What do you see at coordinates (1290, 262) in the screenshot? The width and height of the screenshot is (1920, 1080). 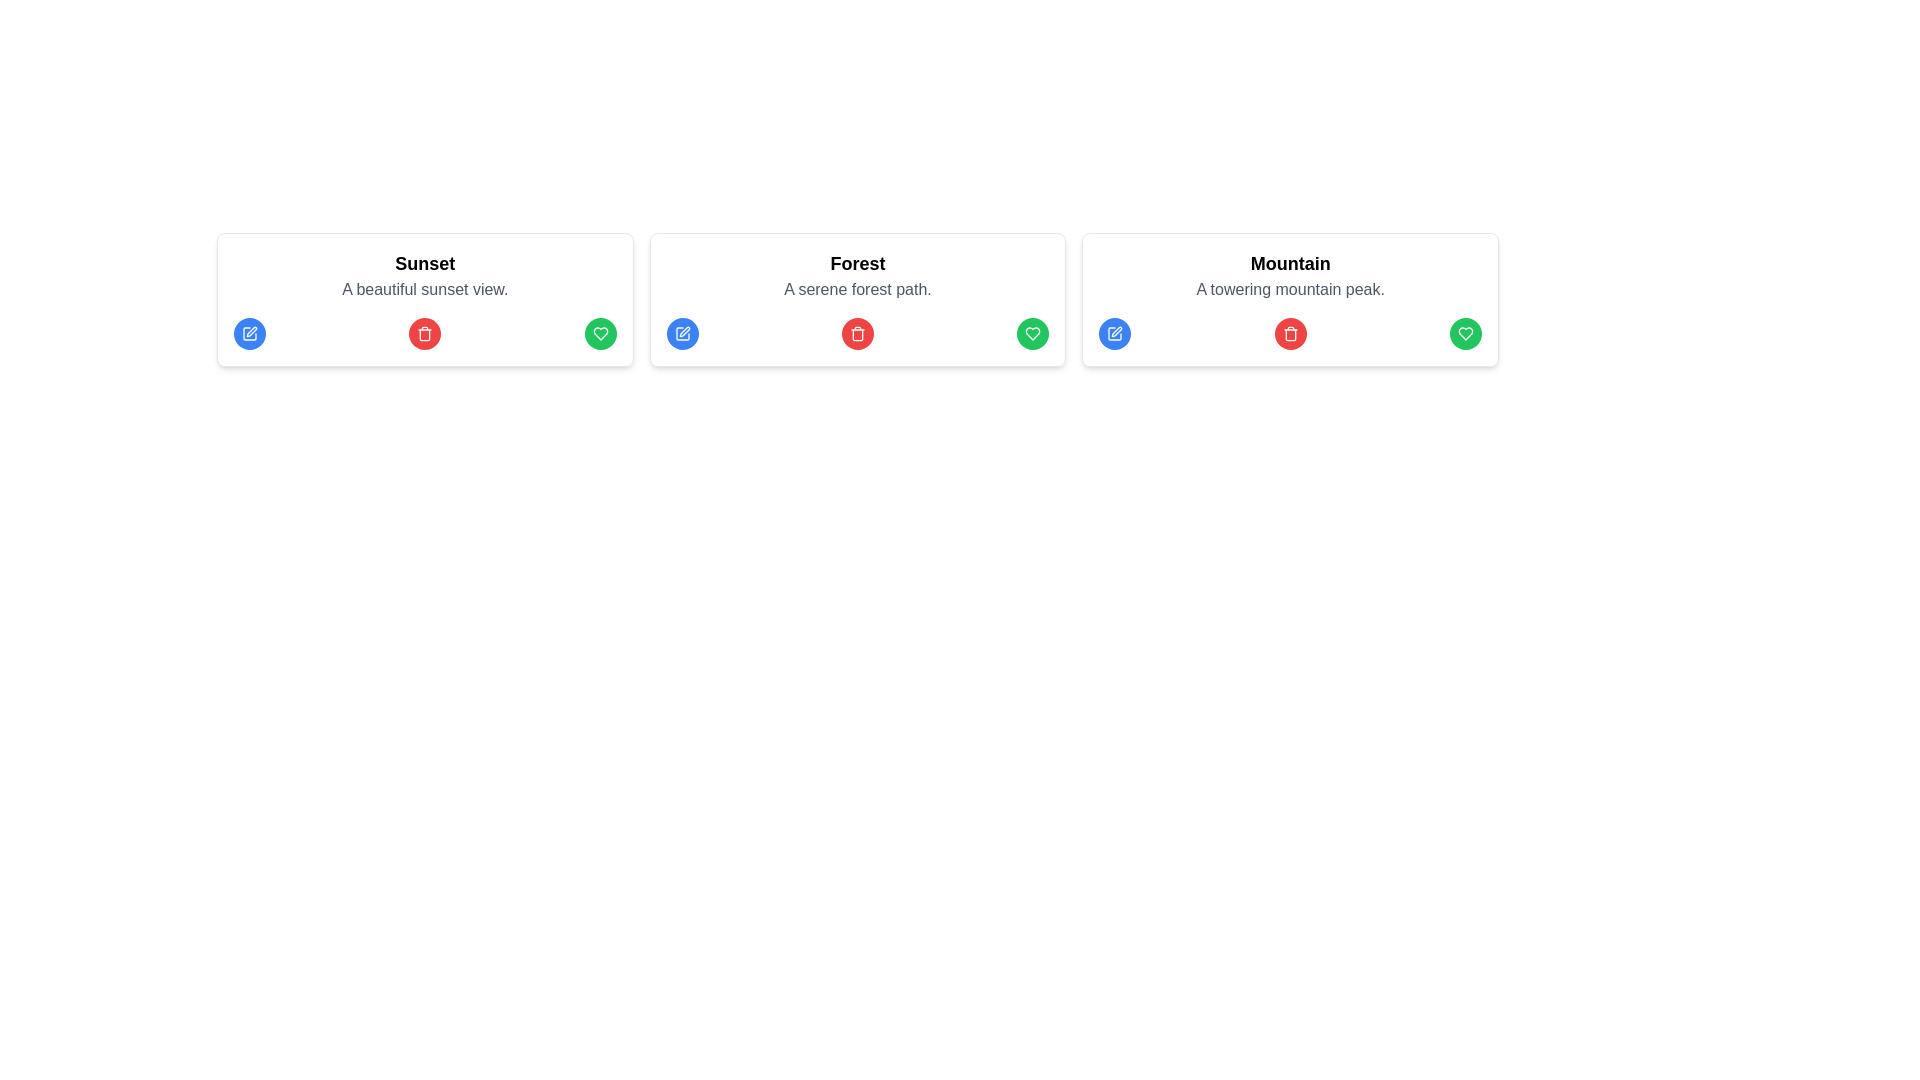 I see `the static text label at the top of the third card, which serves as the title for the card's content about a mountain peak` at bounding box center [1290, 262].